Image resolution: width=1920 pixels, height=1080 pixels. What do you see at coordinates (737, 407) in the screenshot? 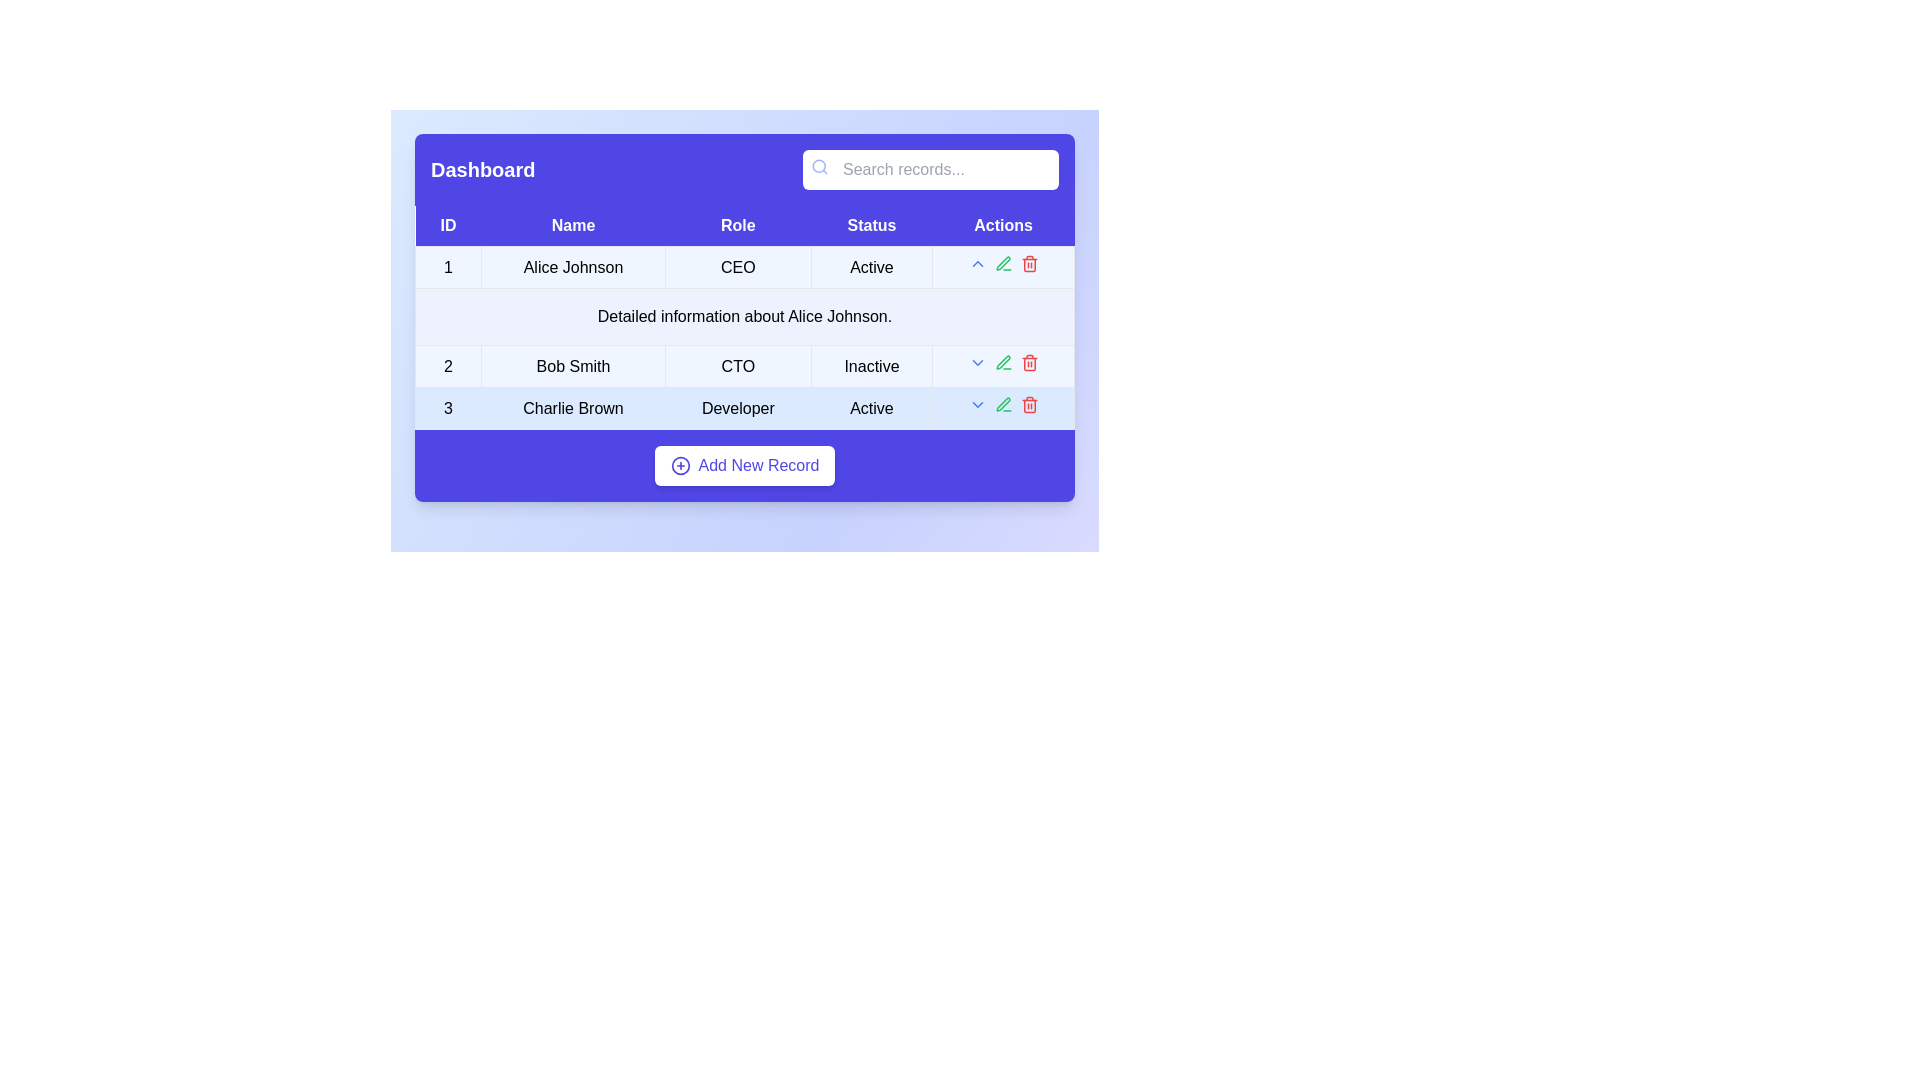
I see `the text element displaying the job role 'Developer' for the individual named 'Charlie Brown' located in the third row of the table under the 'Role' column` at bounding box center [737, 407].